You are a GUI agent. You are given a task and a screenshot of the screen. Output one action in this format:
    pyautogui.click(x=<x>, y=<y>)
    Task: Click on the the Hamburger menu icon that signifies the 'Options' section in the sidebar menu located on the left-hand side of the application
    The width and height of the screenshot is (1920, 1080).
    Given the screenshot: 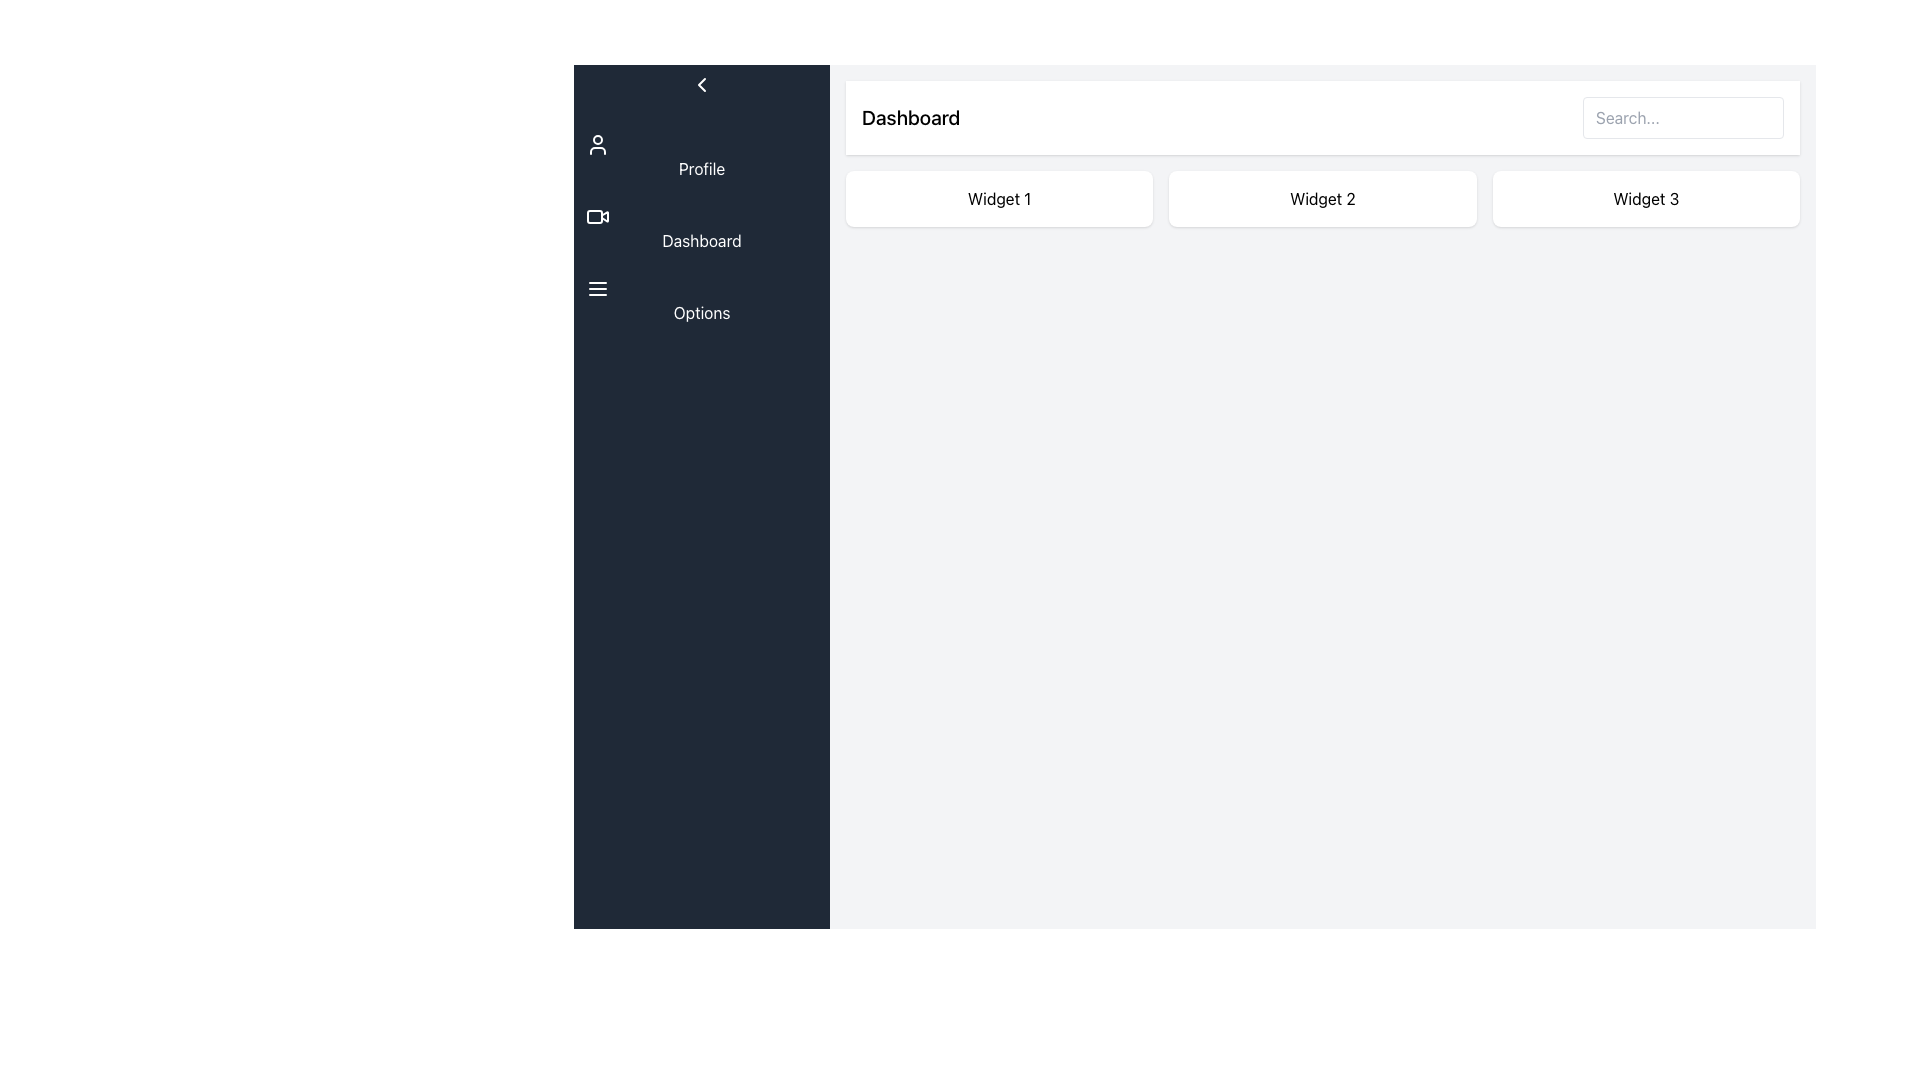 What is the action you would take?
    pyautogui.click(x=597, y=289)
    